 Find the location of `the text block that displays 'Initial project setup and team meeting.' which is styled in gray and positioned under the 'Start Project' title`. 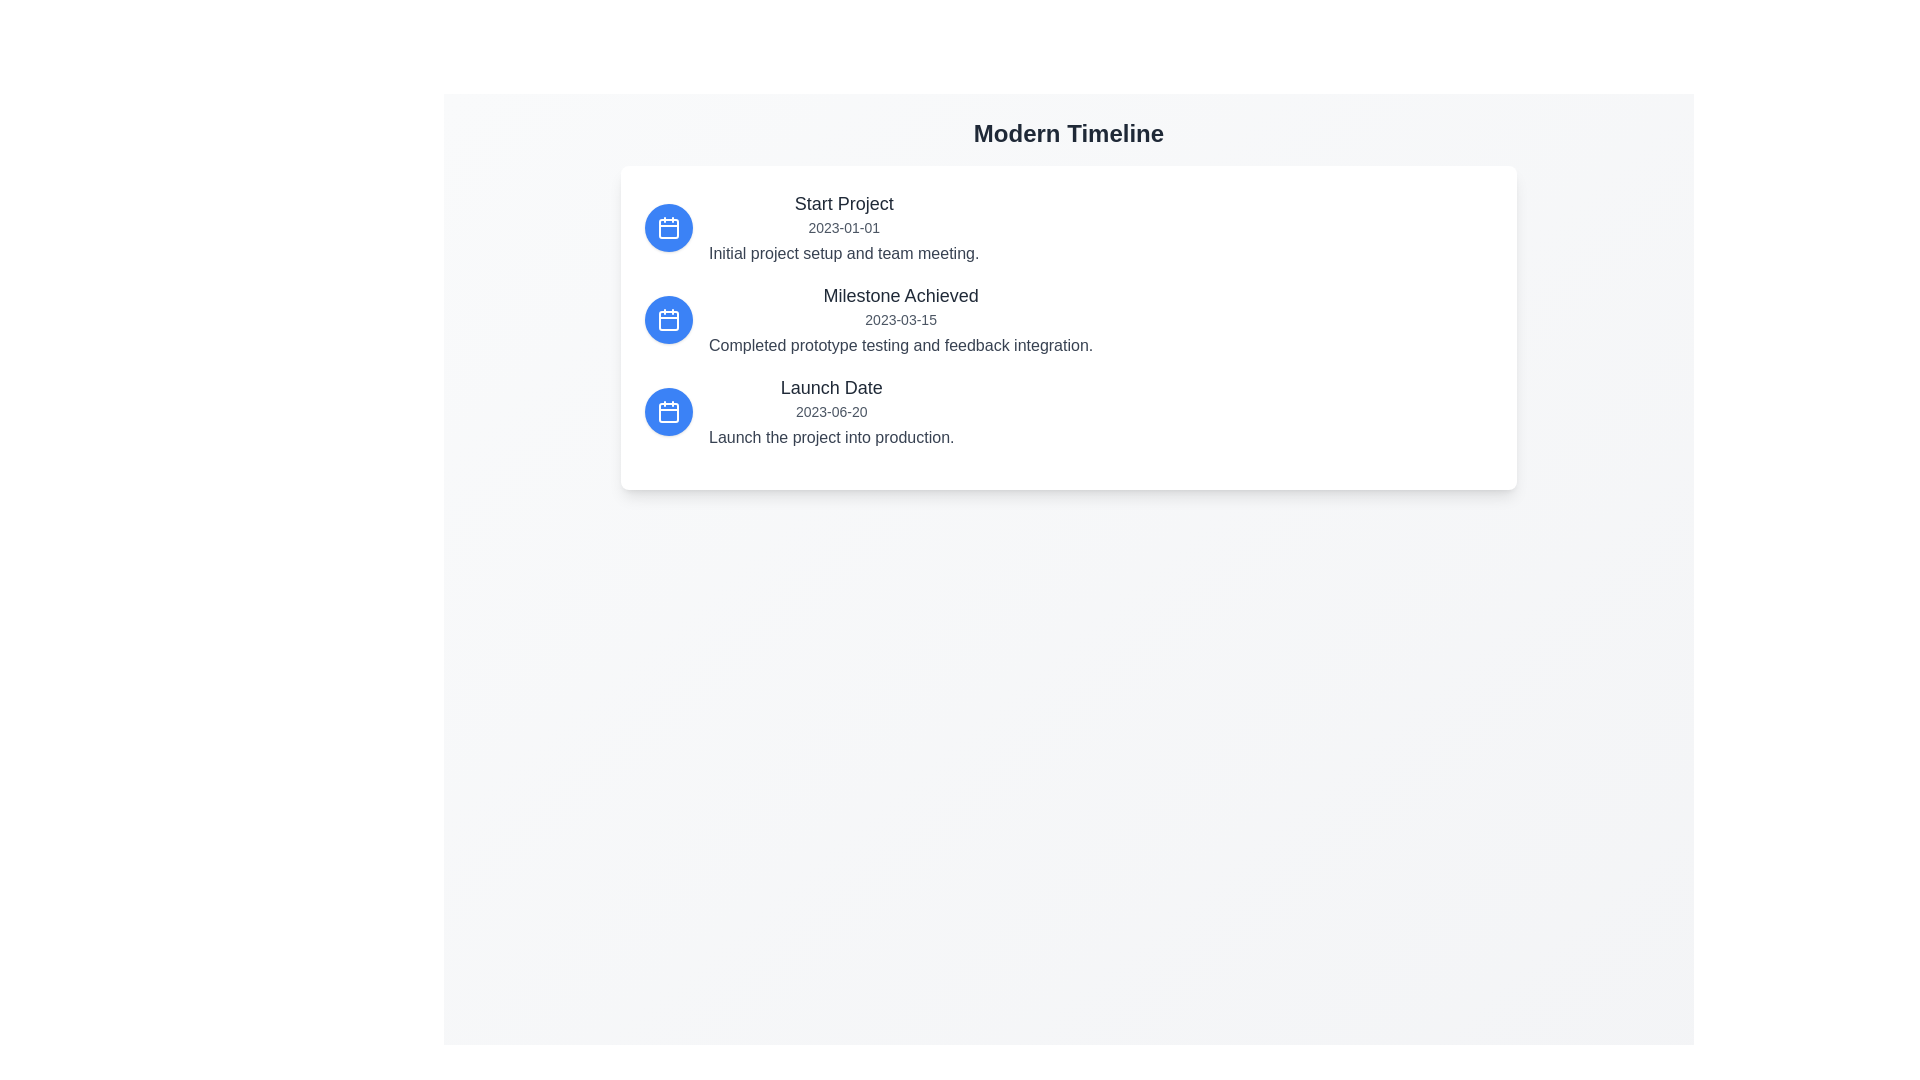

the text block that displays 'Initial project setup and team meeting.' which is styled in gray and positioned under the 'Start Project' title is located at coordinates (844, 253).